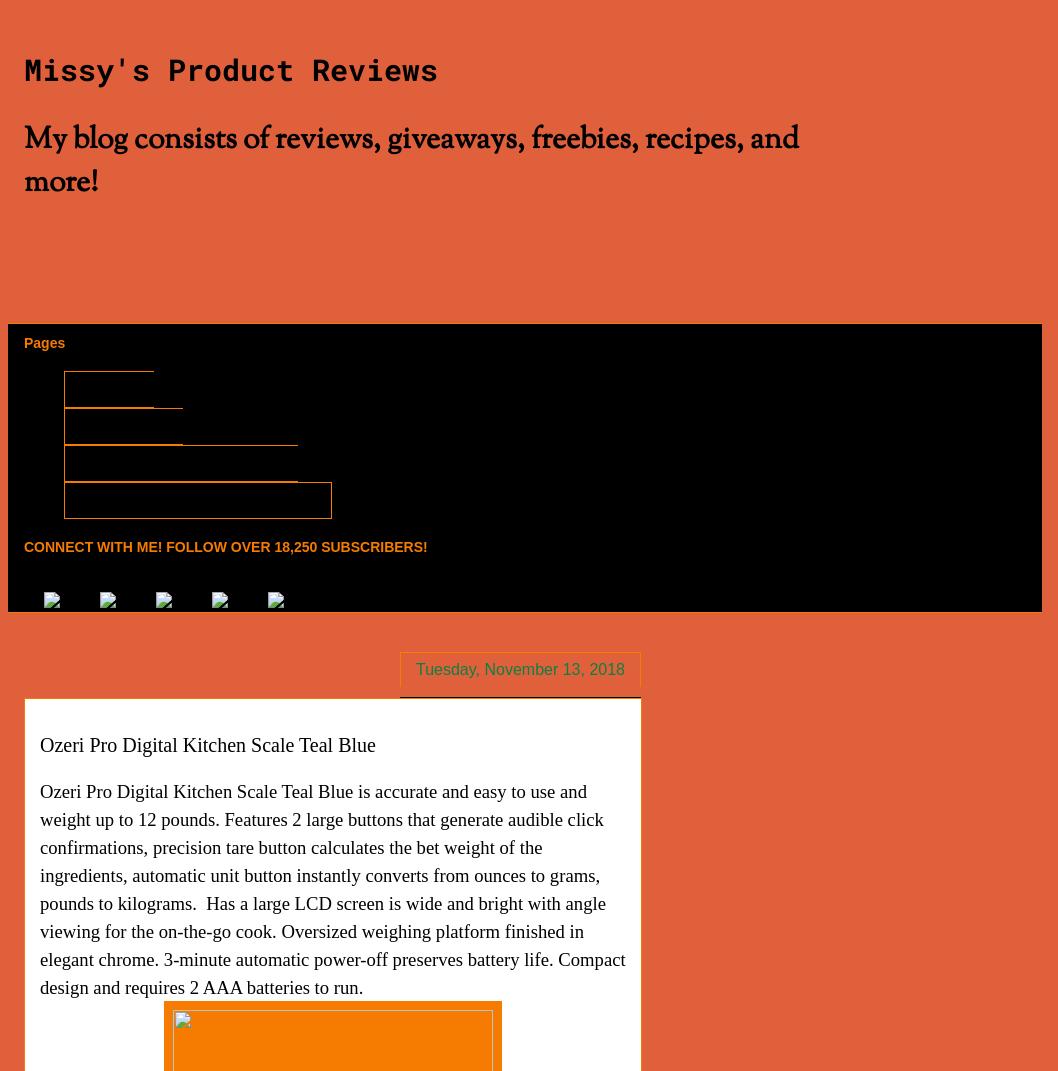 The width and height of the screenshot is (1058, 1071). Describe the element at coordinates (88, 461) in the screenshot. I see `'Halloween Gift Guide 2023'` at that location.